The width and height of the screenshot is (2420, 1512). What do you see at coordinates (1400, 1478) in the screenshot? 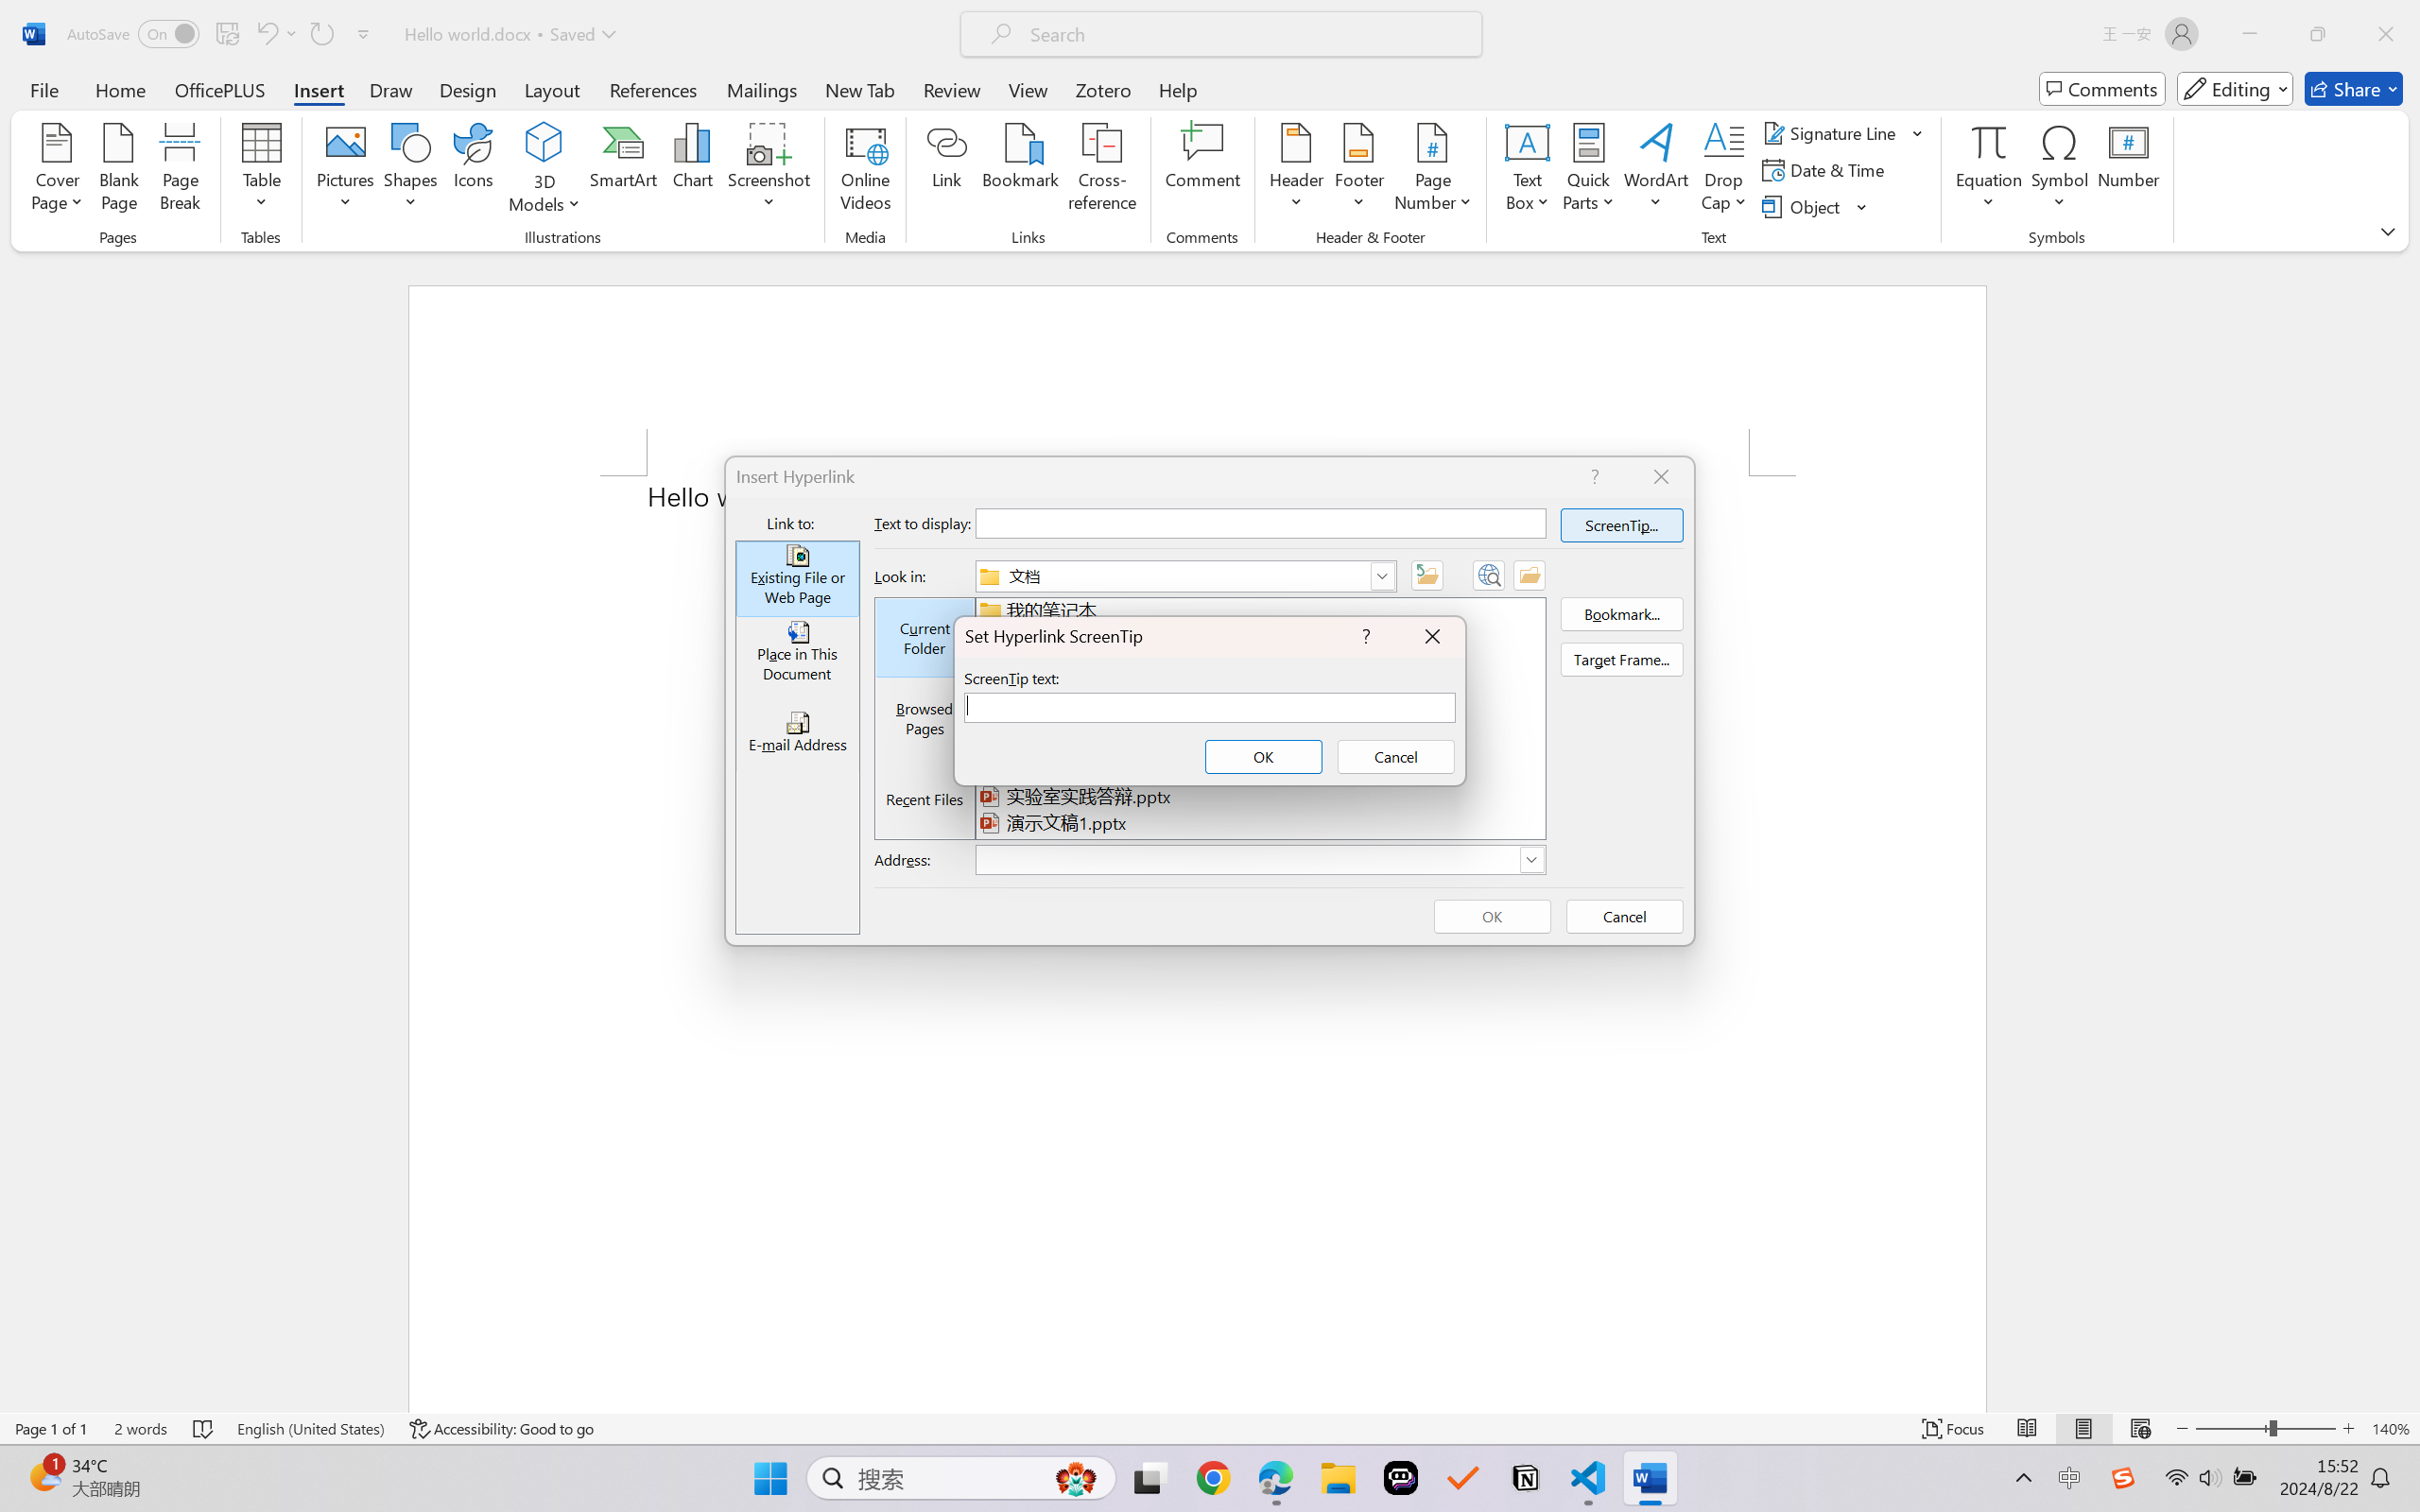
I see `'Poe'` at bounding box center [1400, 1478].